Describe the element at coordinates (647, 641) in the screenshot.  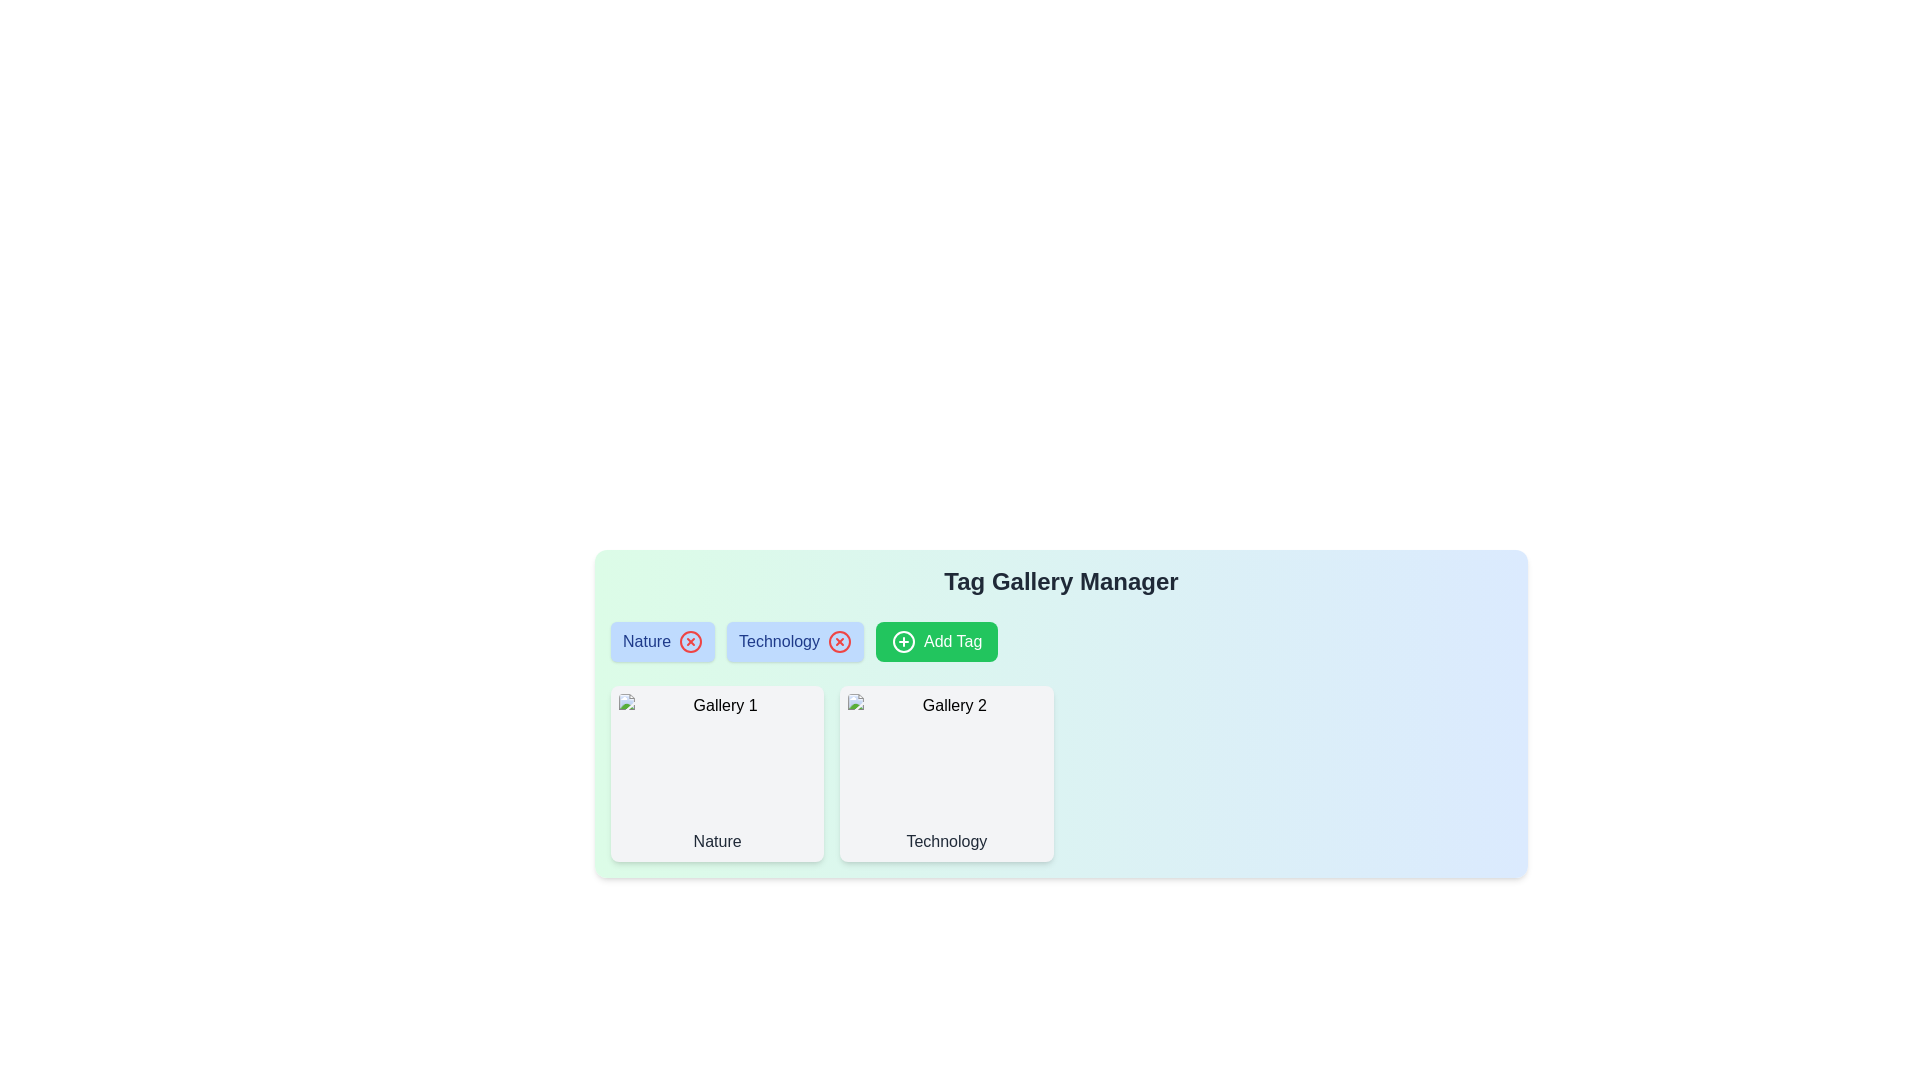
I see `the text label displaying 'Nature' in bold blue font, located on the left side of a blue pill-shaped tag` at that location.